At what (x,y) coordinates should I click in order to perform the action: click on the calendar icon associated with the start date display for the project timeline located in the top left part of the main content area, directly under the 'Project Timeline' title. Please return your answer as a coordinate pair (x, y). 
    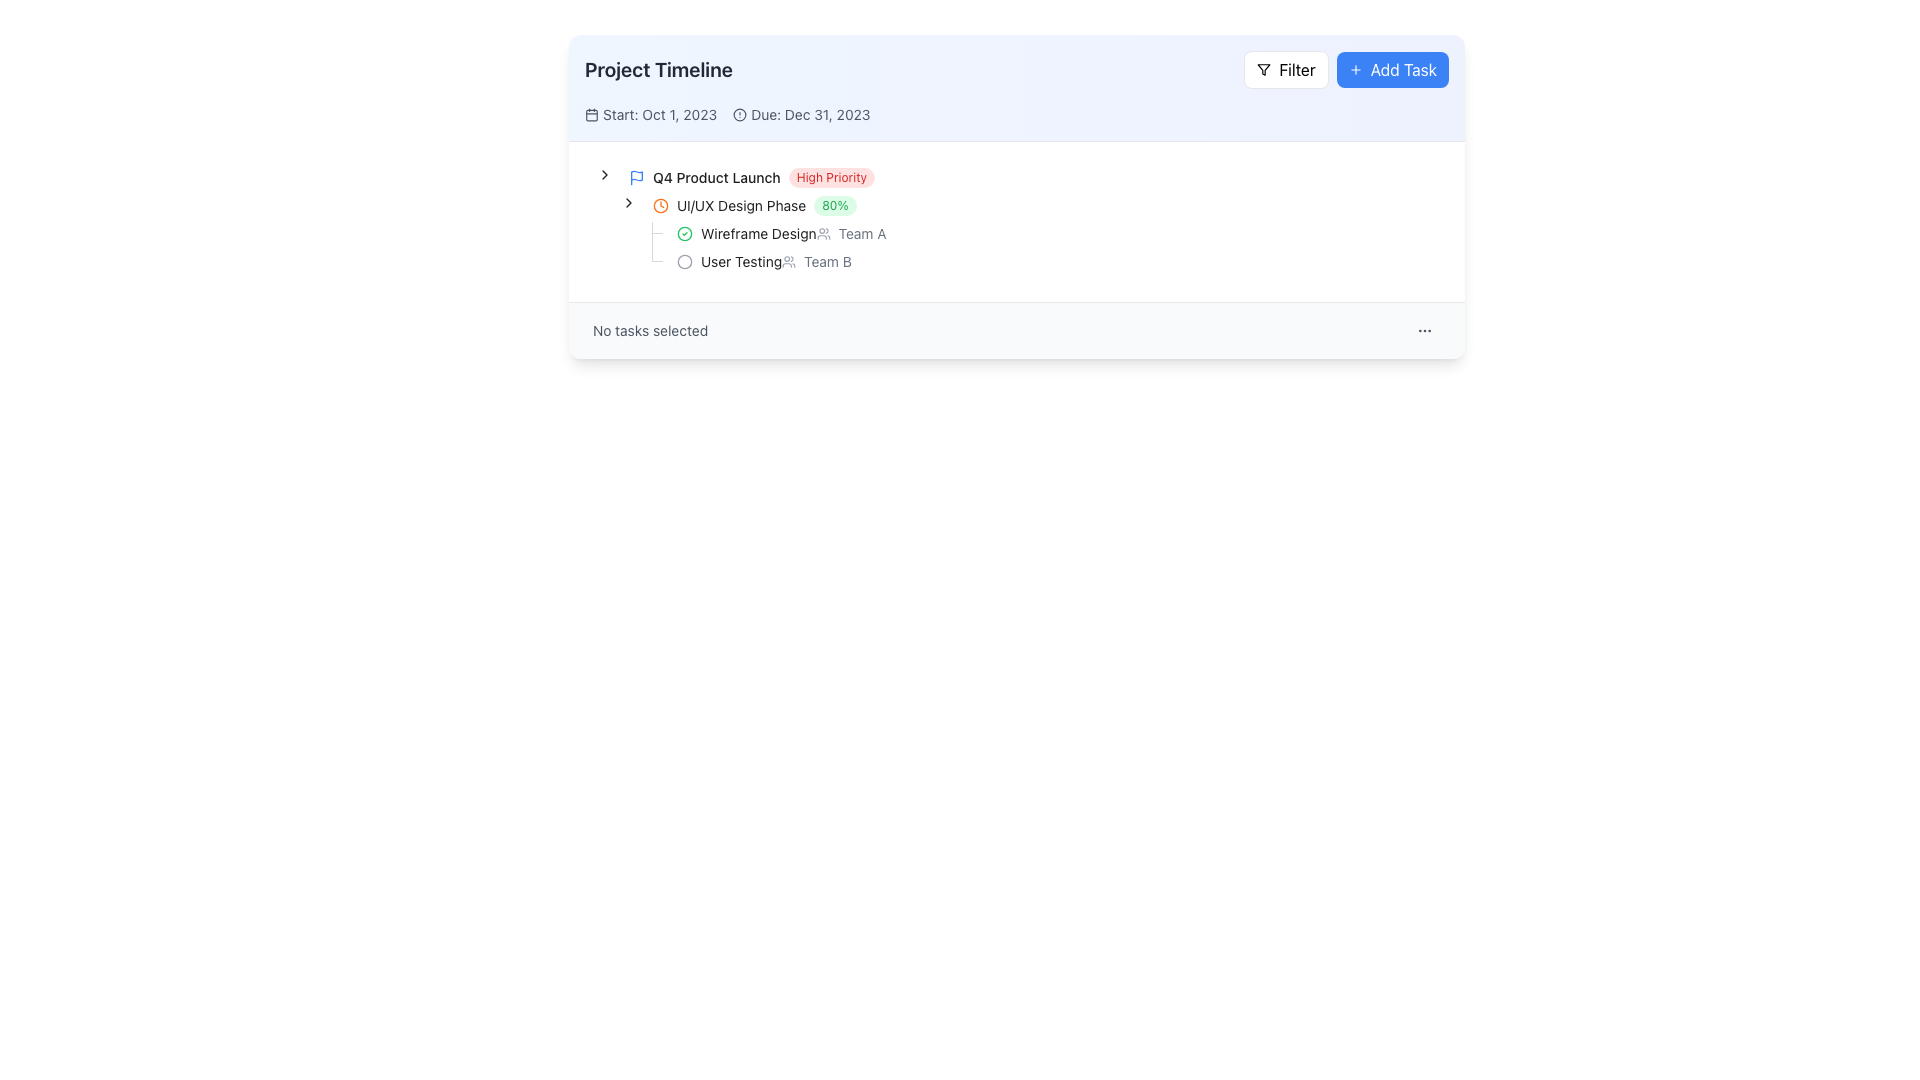
    Looking at the image, I should click on (651, 115).